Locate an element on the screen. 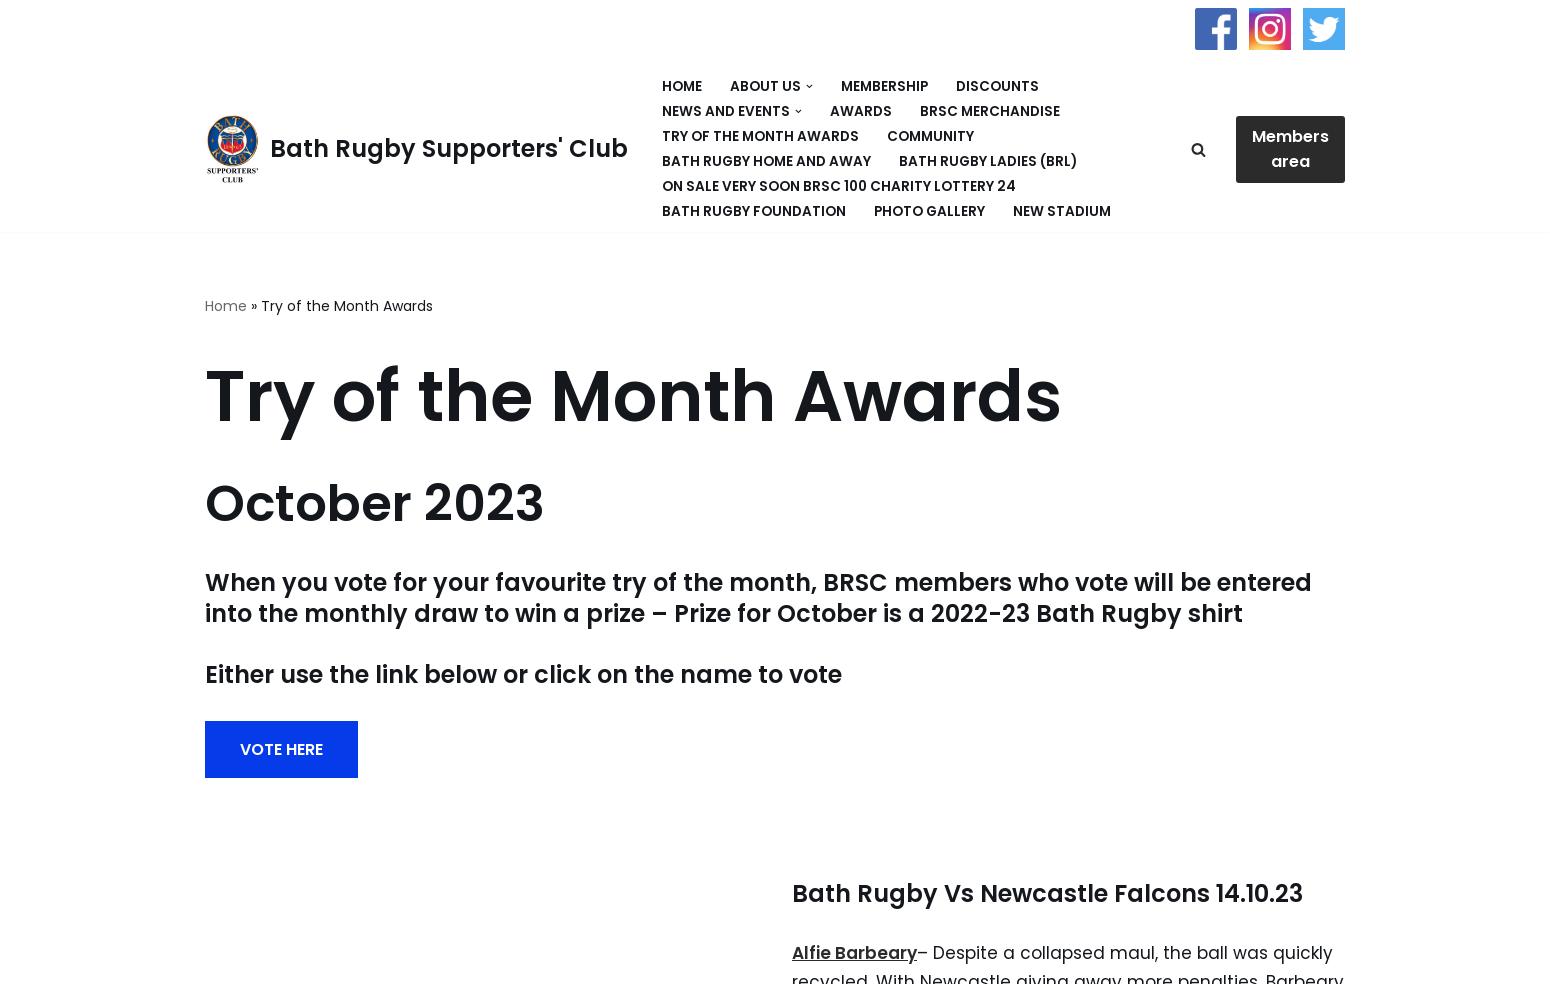 The height and width of the screenshot is (984, 1550). 'ON SALE VERY SOON                BRSC 100 Charity Lottery 24' is located at coordinates (838, 186).